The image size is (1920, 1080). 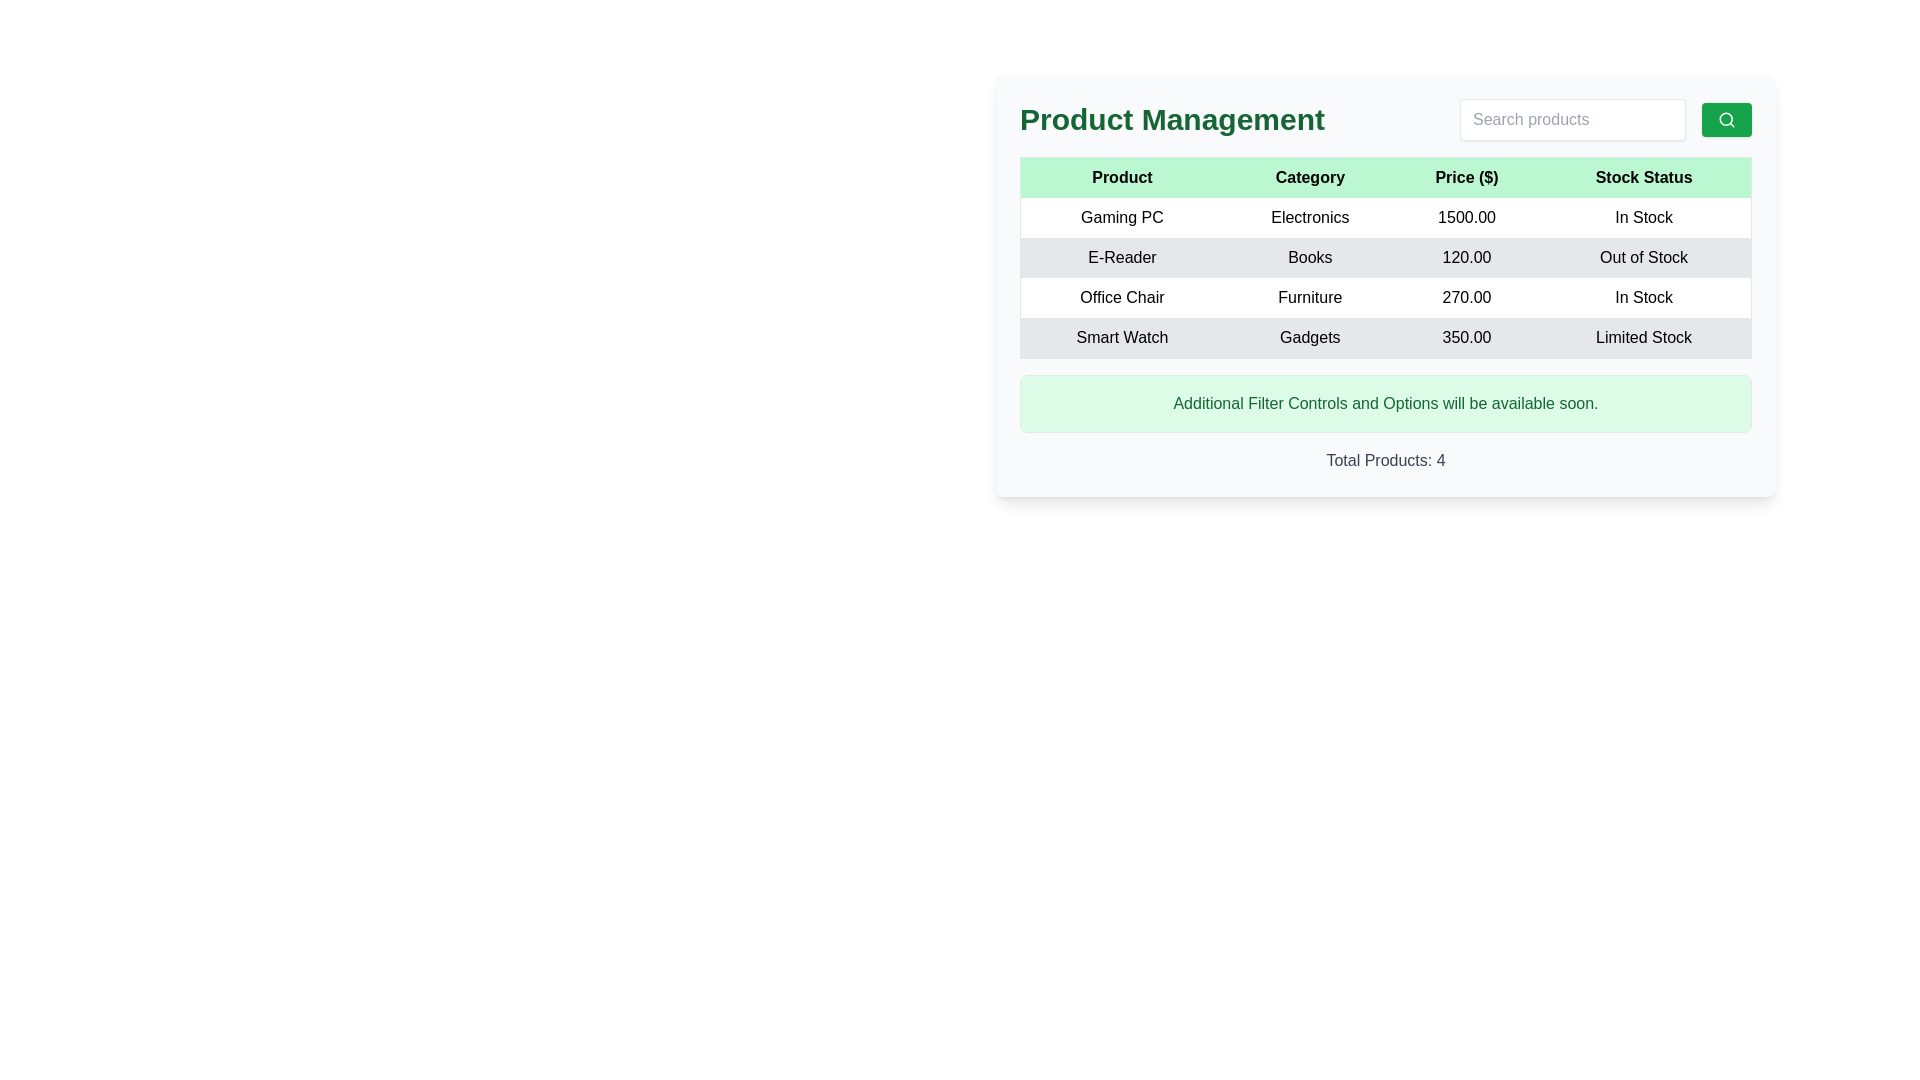 What do you see at coordinates (1467, 176) in the screenshot?
I see `the 'Price ($)' label, which is styled as bold text on a light green background and located as the third column header in a table layout` at bounding box center [1467, 176].